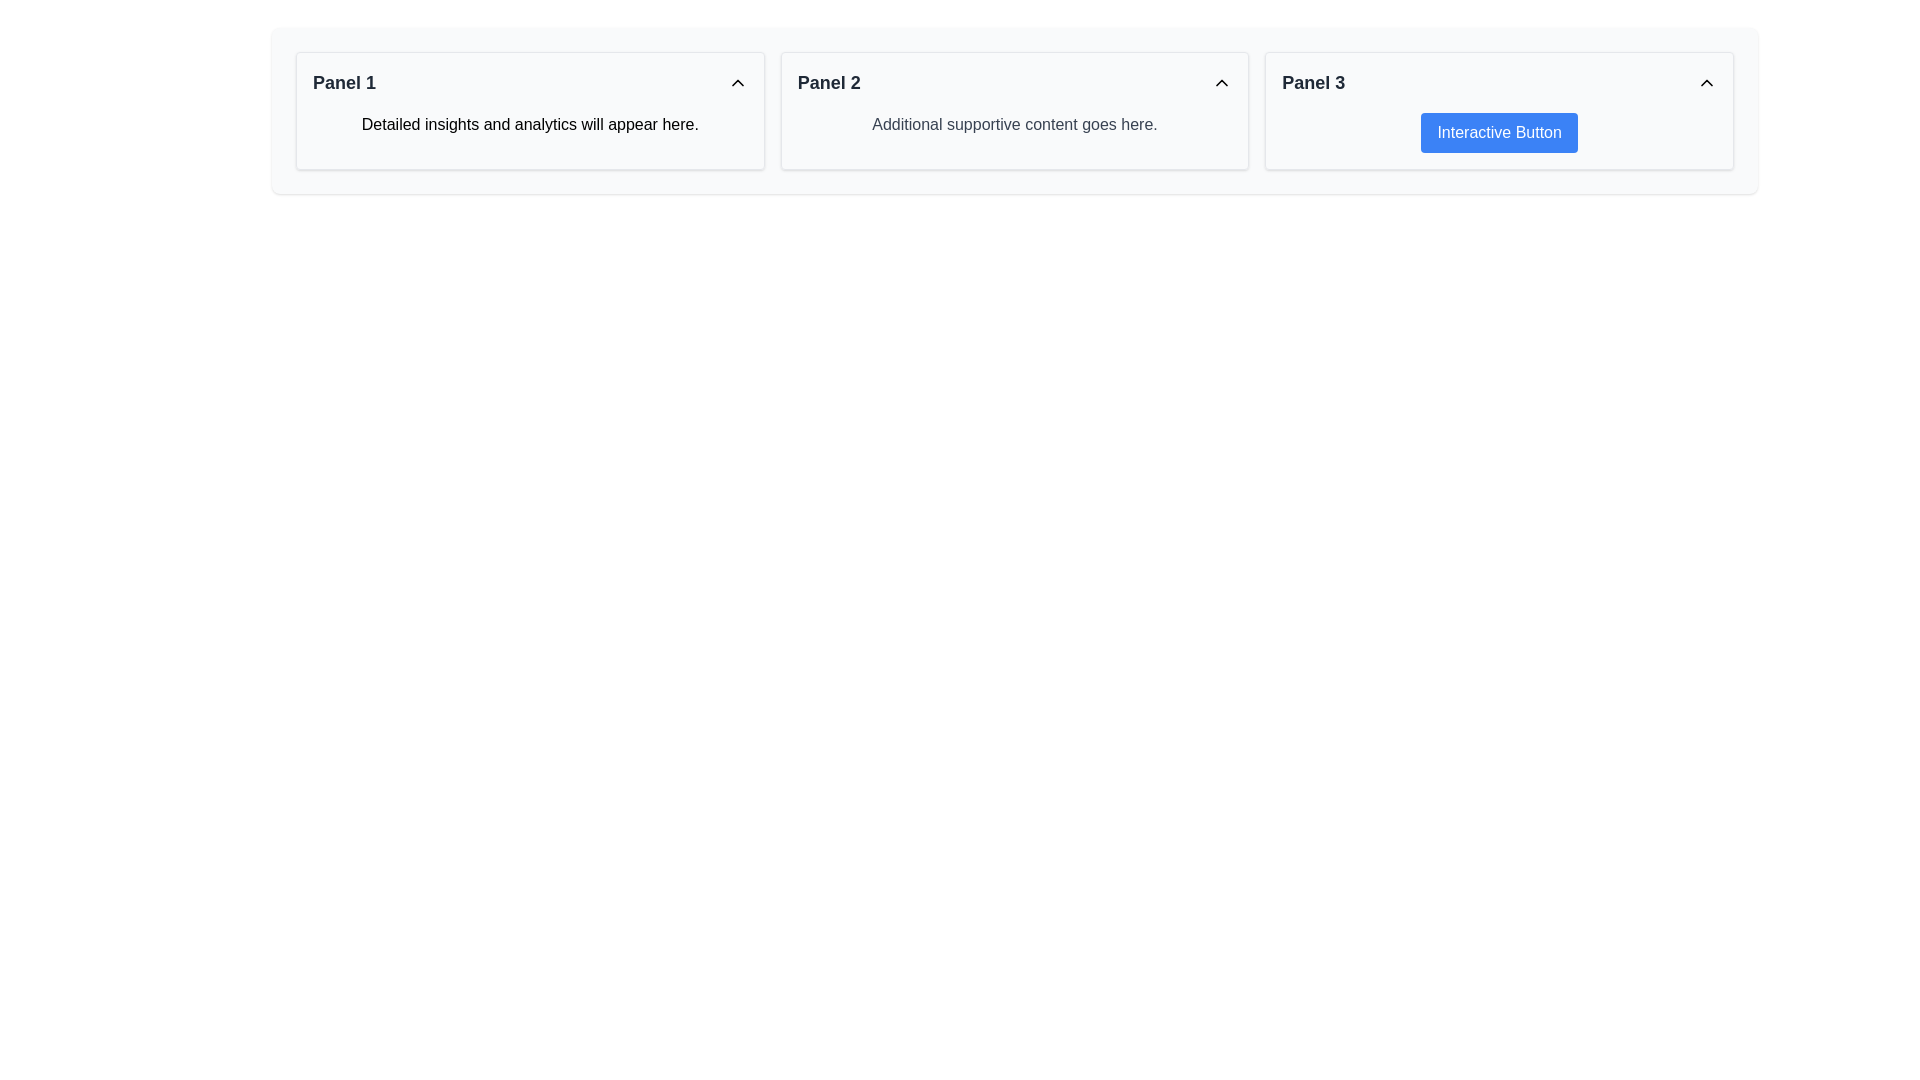  Describe the element at coordinates (1313, 82) in the screenshot. I see `the header label for the third panel, which identifies the content in that panel, located at the top left of the third column of panels` at that location.